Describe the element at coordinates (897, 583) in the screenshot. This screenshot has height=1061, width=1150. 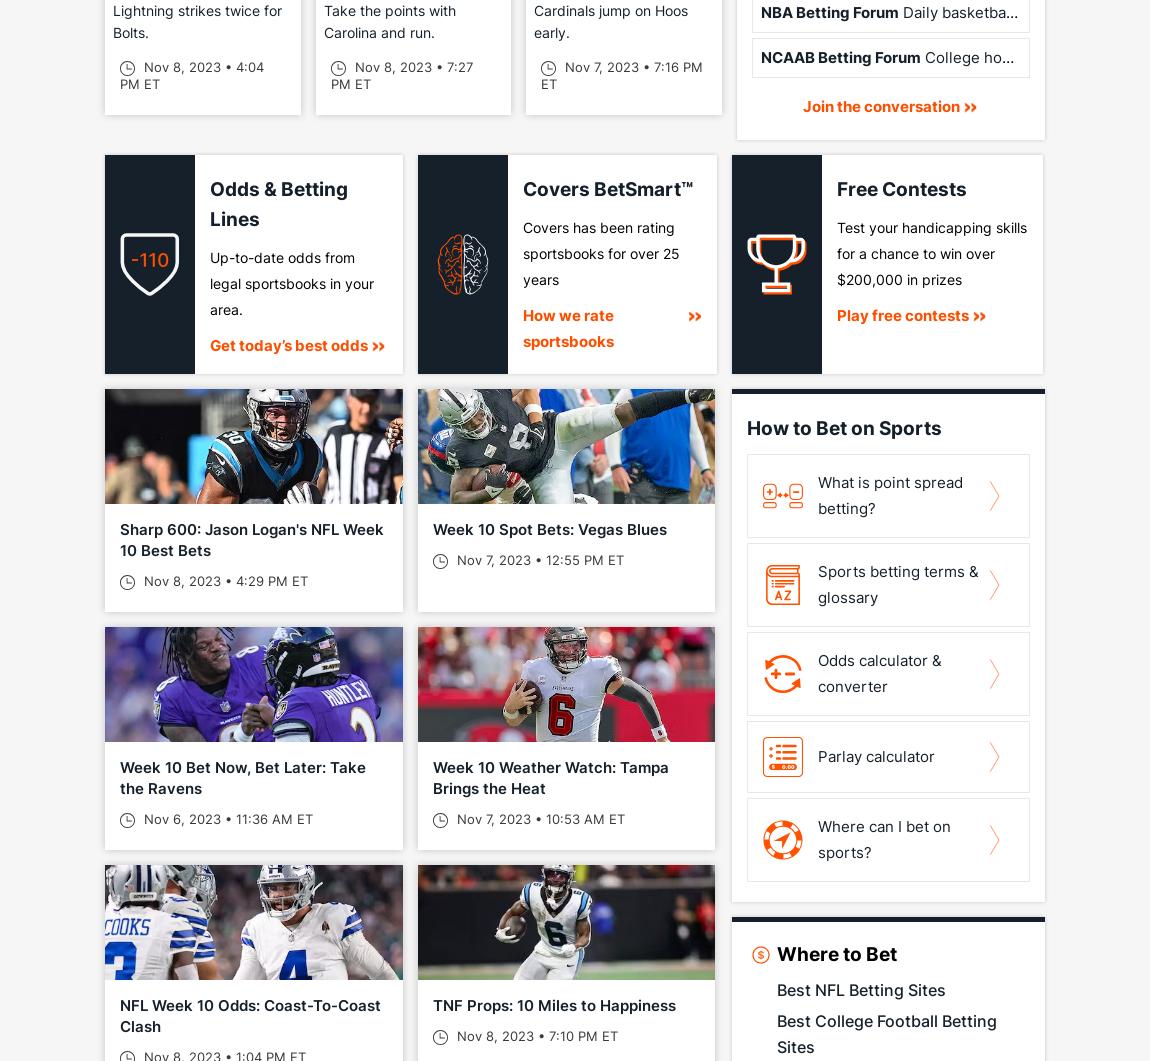
I see `'Sports betting terms & glossary'` at that location.